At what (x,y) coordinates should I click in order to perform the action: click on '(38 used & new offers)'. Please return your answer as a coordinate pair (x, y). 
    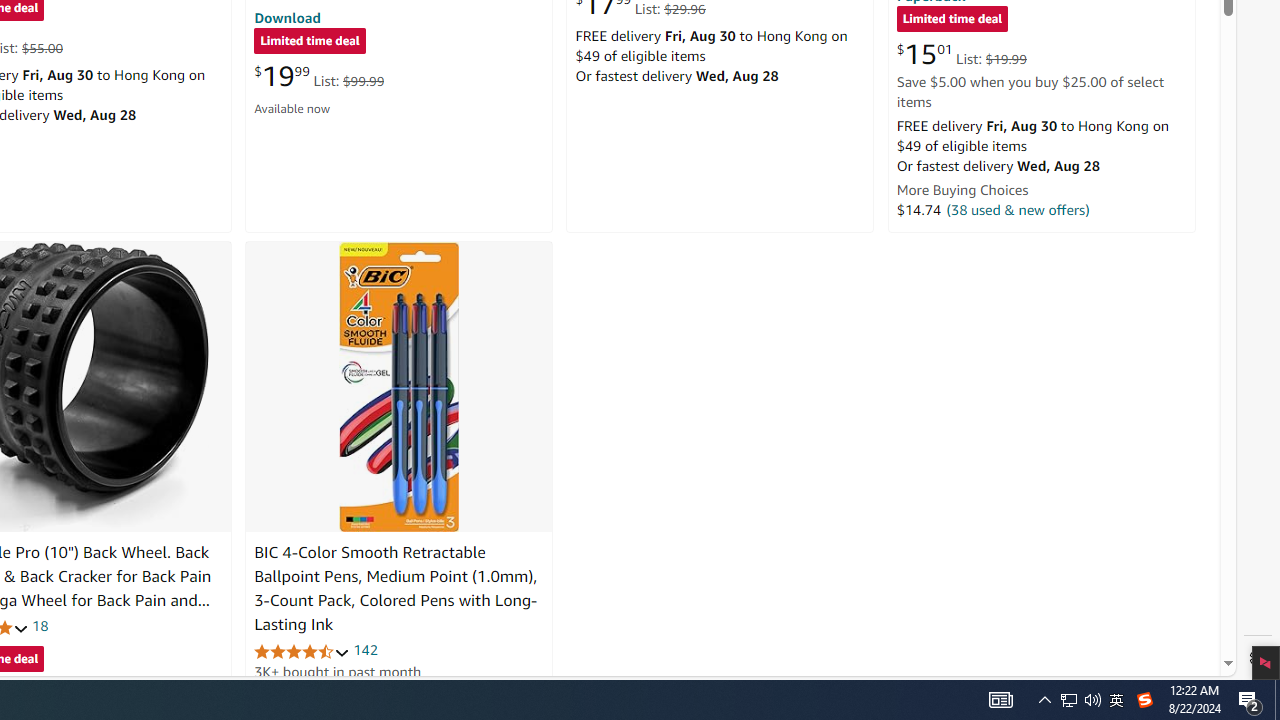
    Looking at the image, I should click on (1018, 209).